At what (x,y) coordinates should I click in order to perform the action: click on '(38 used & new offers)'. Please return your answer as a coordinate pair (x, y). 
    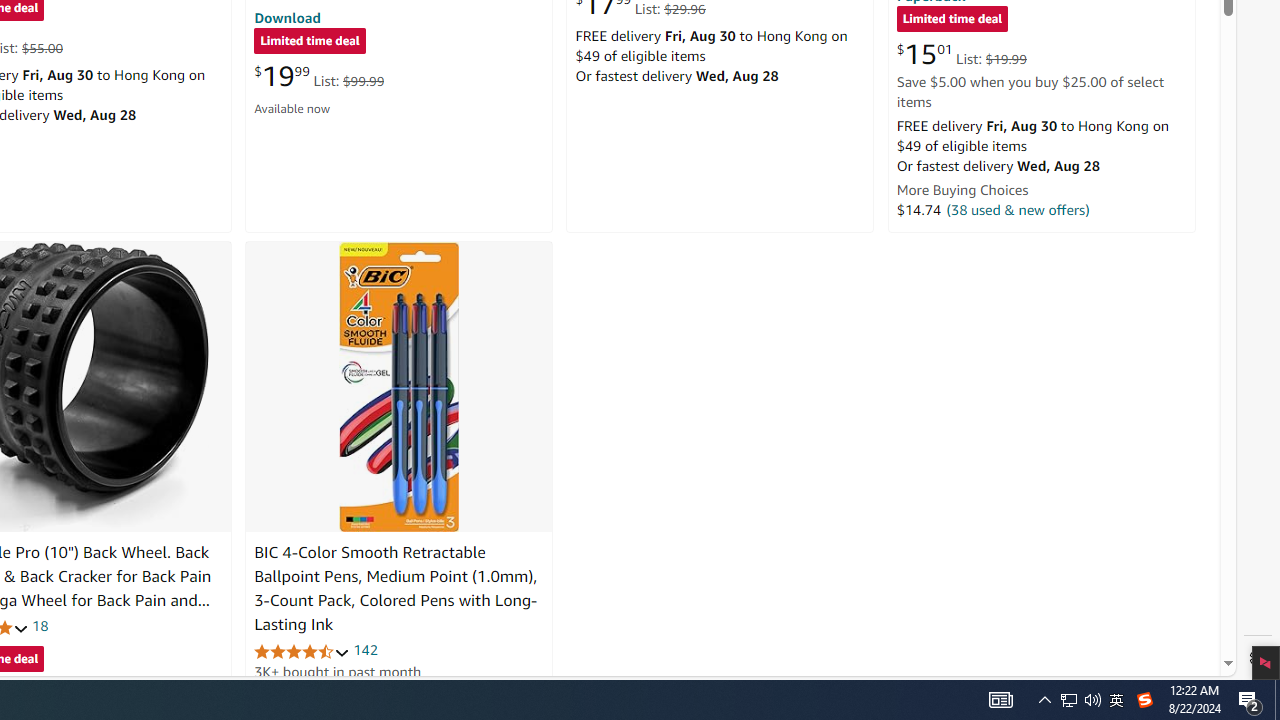
    Looking at the image, I should click on (1018, 209).